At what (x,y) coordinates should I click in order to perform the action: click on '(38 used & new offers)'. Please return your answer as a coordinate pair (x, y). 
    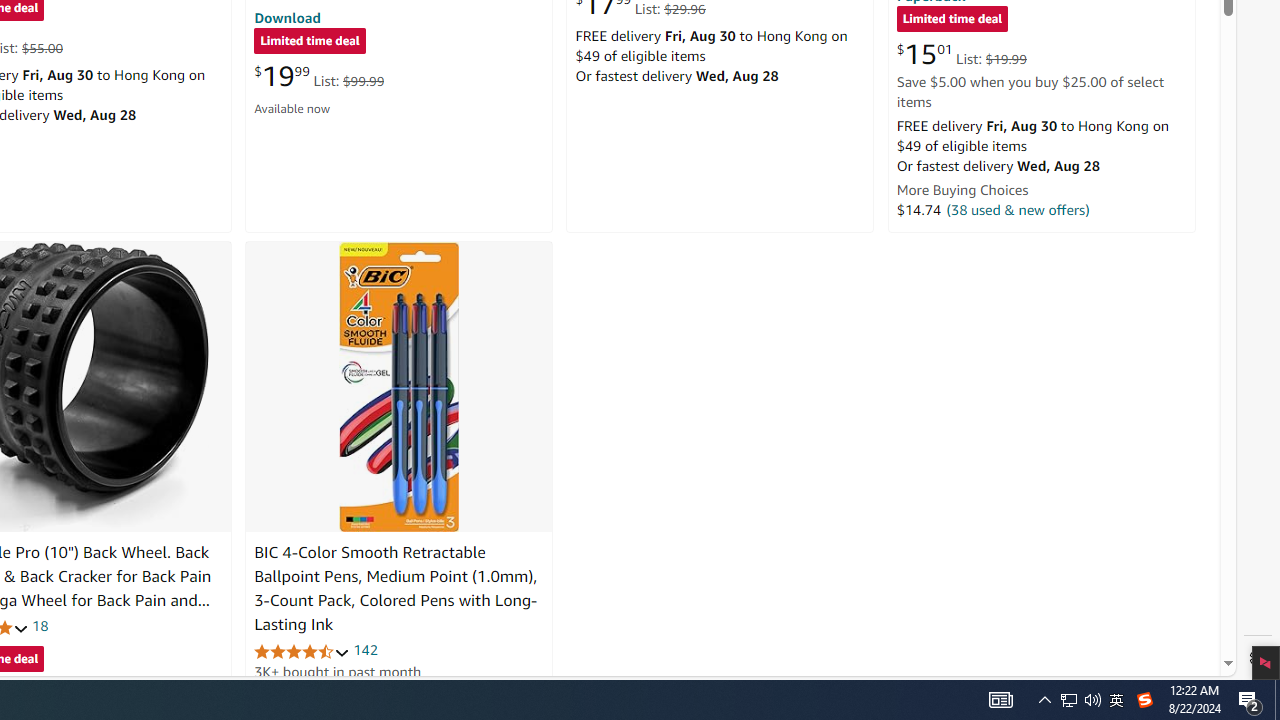
    Looking at the image, I should click on (1018, 209).